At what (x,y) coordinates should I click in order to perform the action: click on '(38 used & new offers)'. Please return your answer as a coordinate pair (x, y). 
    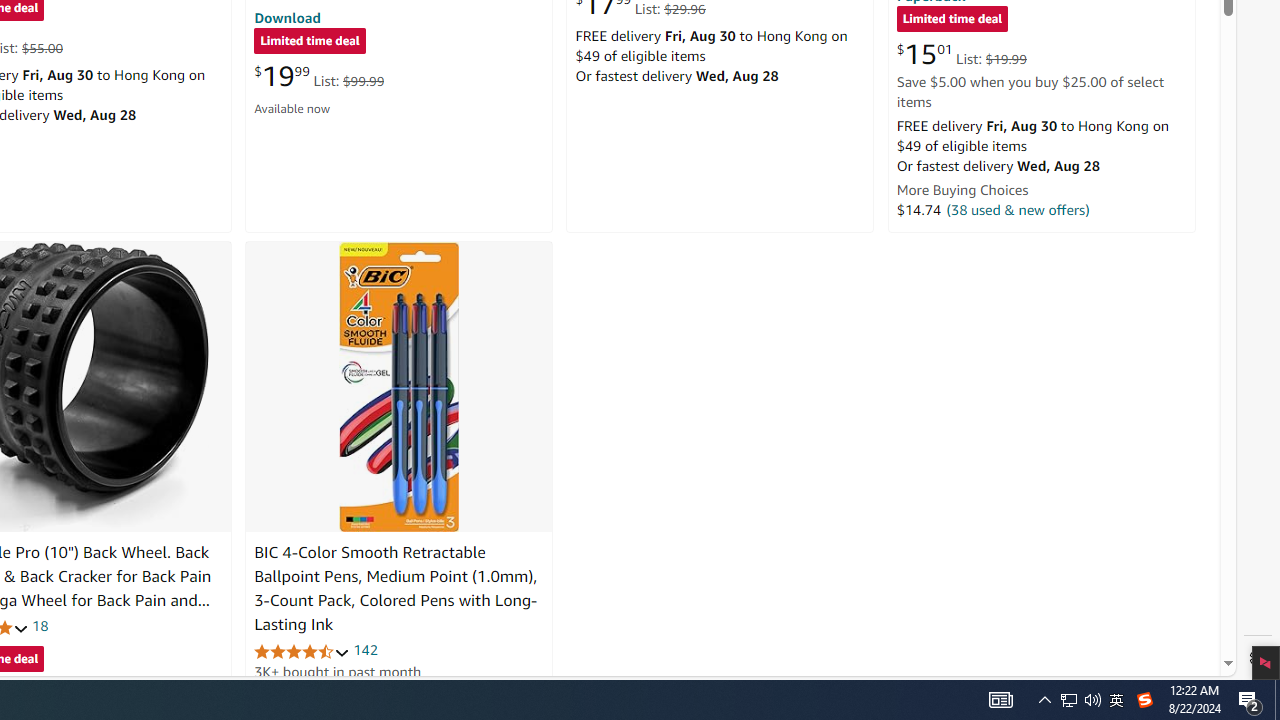
    Looking at the image, I should click on (1018, 209).